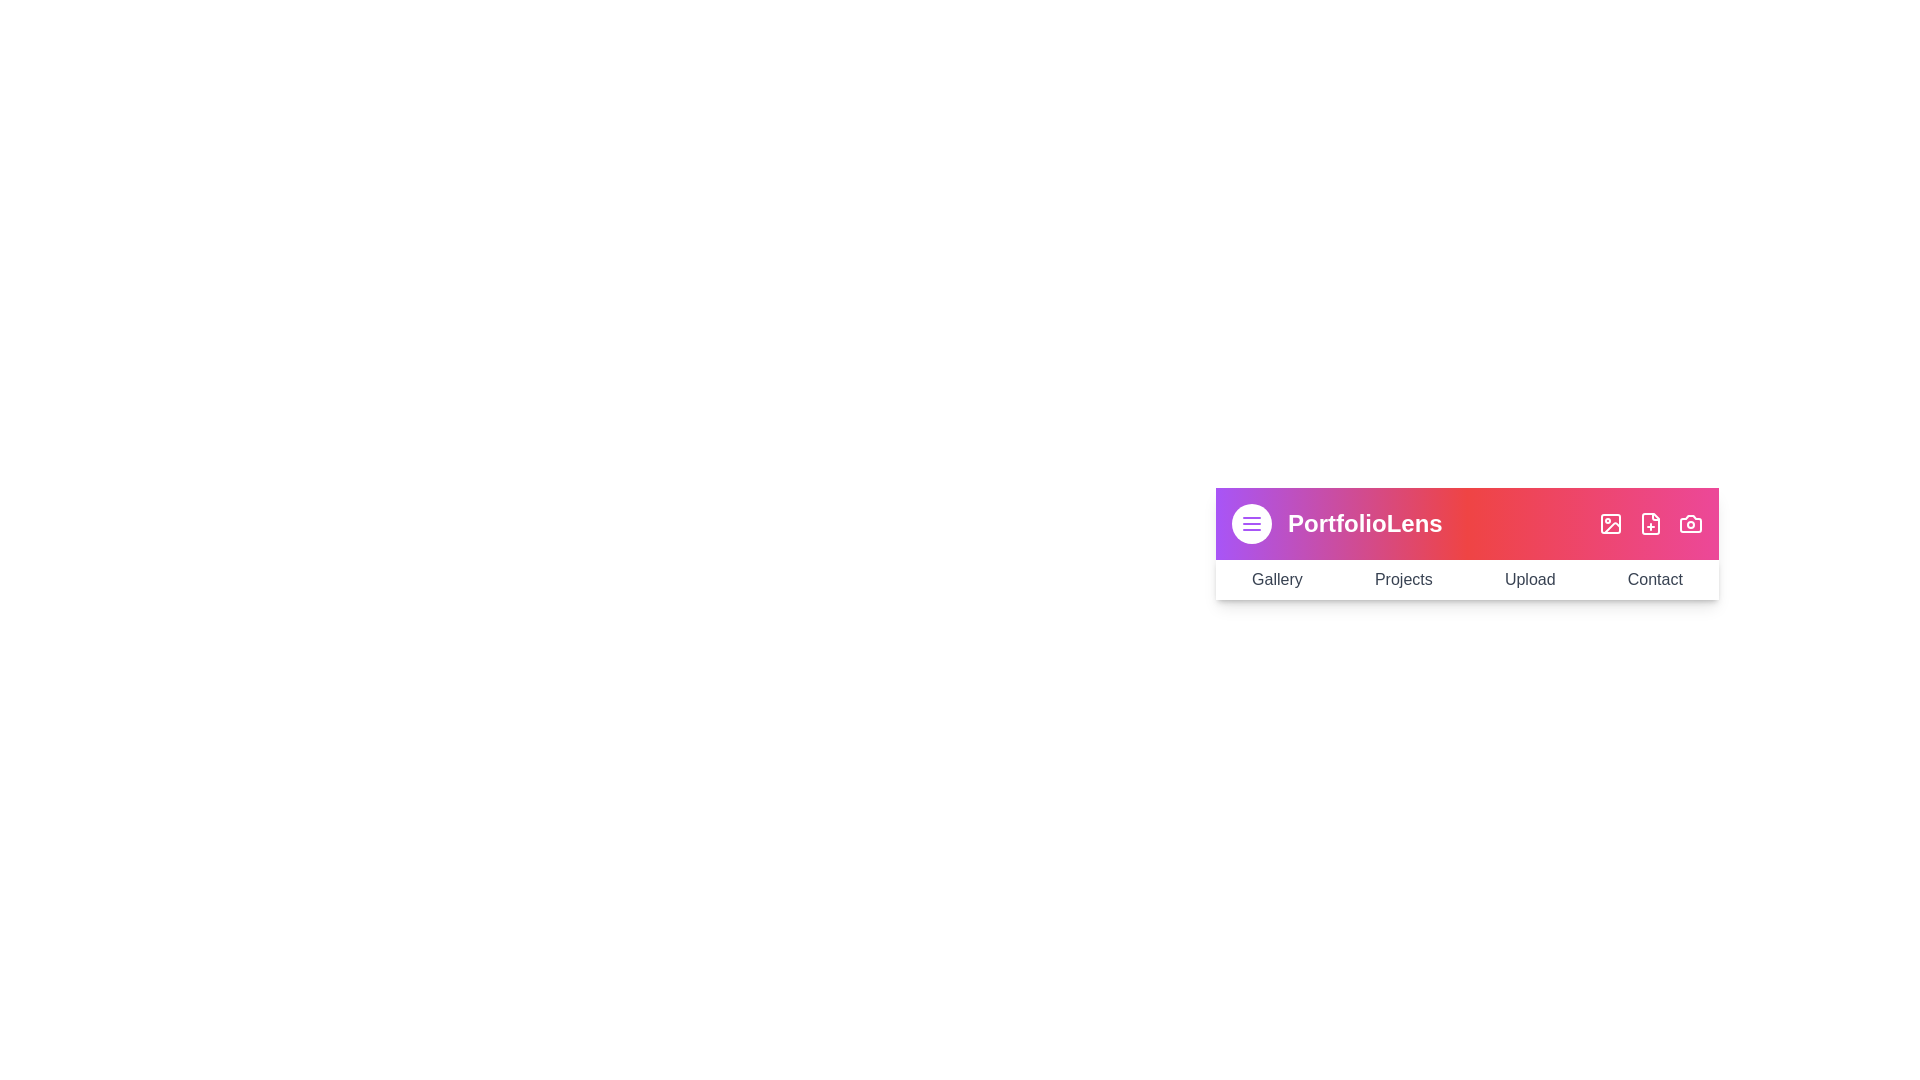 This screenshot has width=1920, height=1080. Describe the element at coordinates (1251, 523) in the screenshot. I see `menu button to toggle the menu visibility` at that location.